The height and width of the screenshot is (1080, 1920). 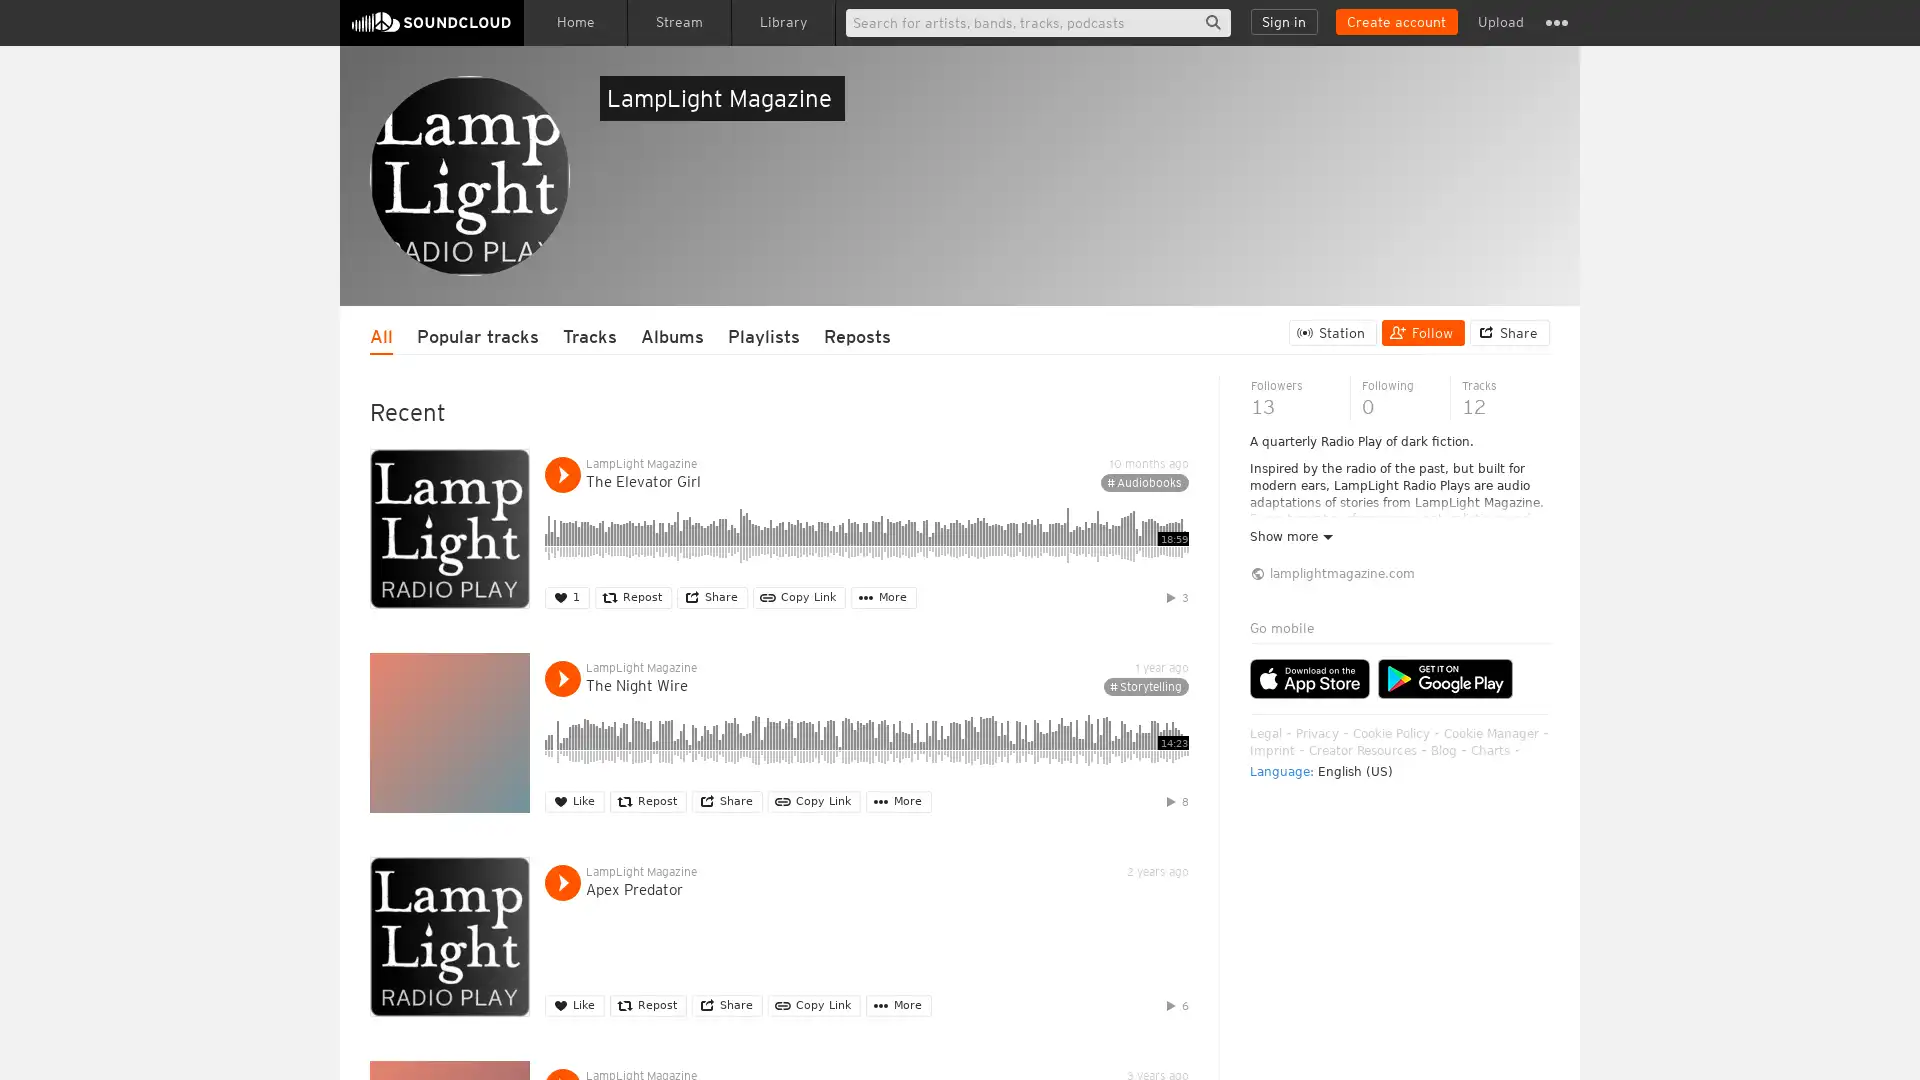 What do you see at coordinates (561, 677) in the screenshot?
I see `Play` at bounding box center [561, 677].